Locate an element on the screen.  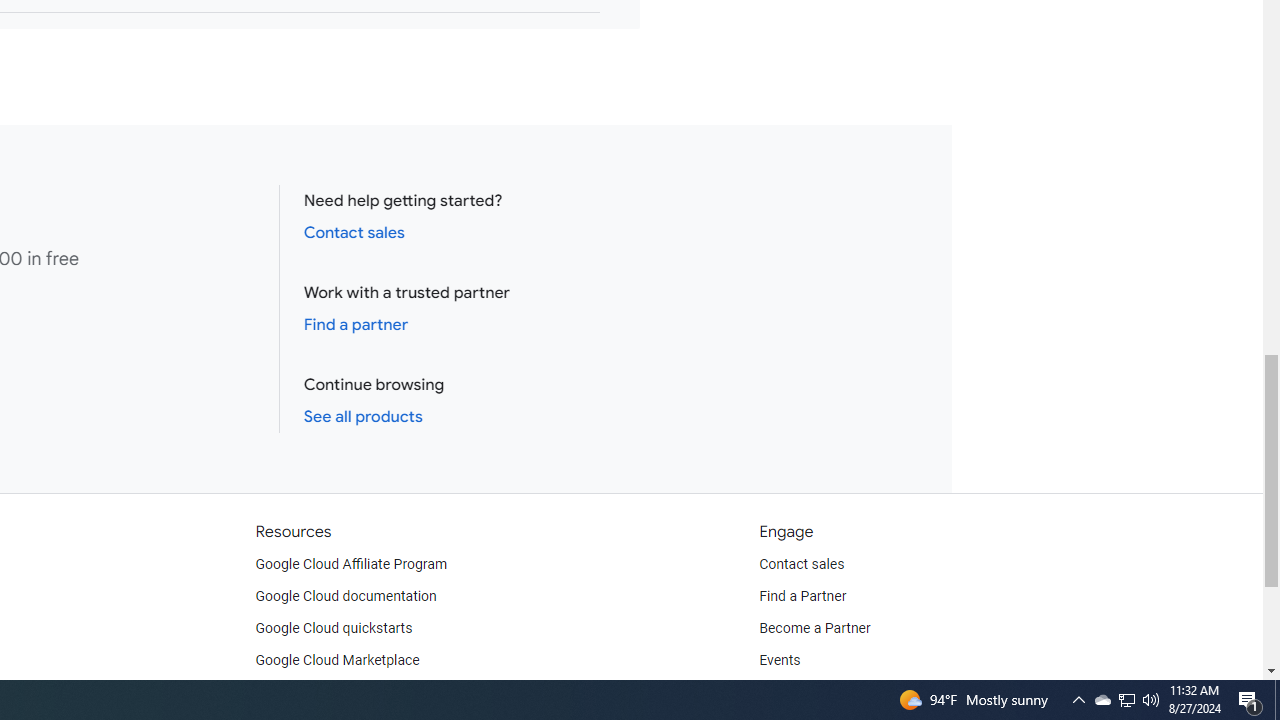
'Events' is located at coordinates (779, 660).